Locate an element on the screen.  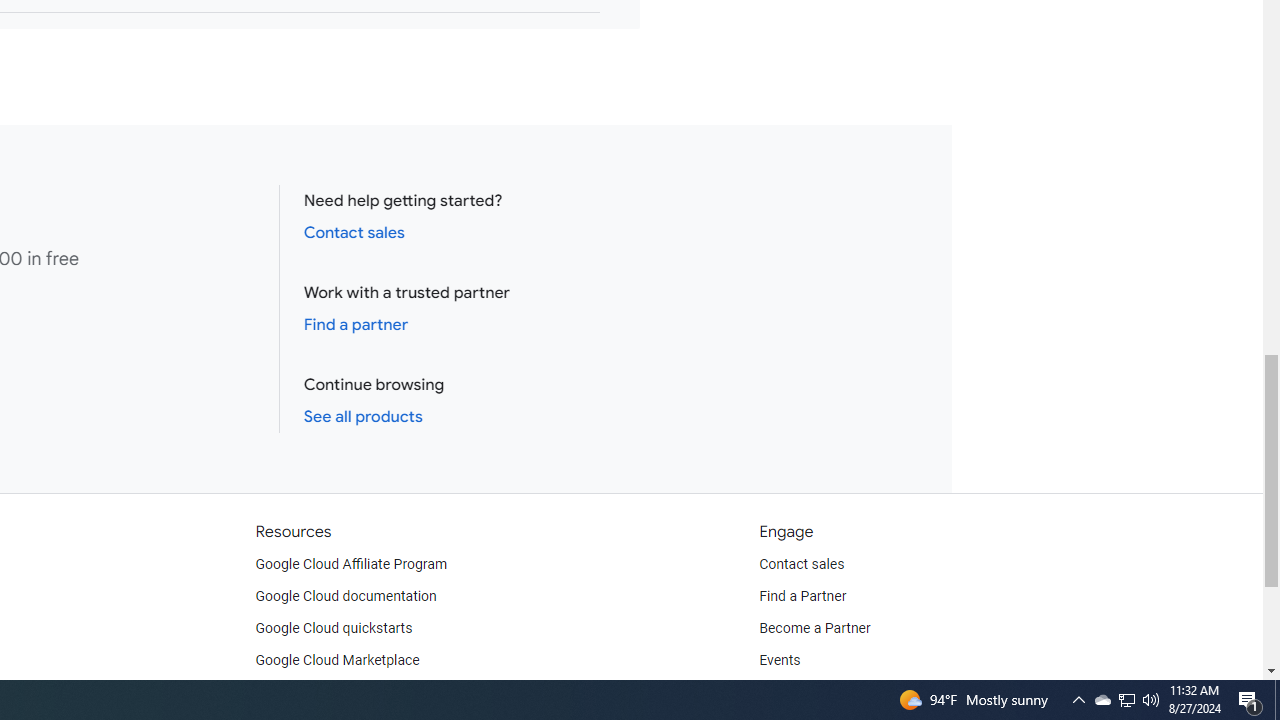
'Events' is located at coordinates (779, 660).